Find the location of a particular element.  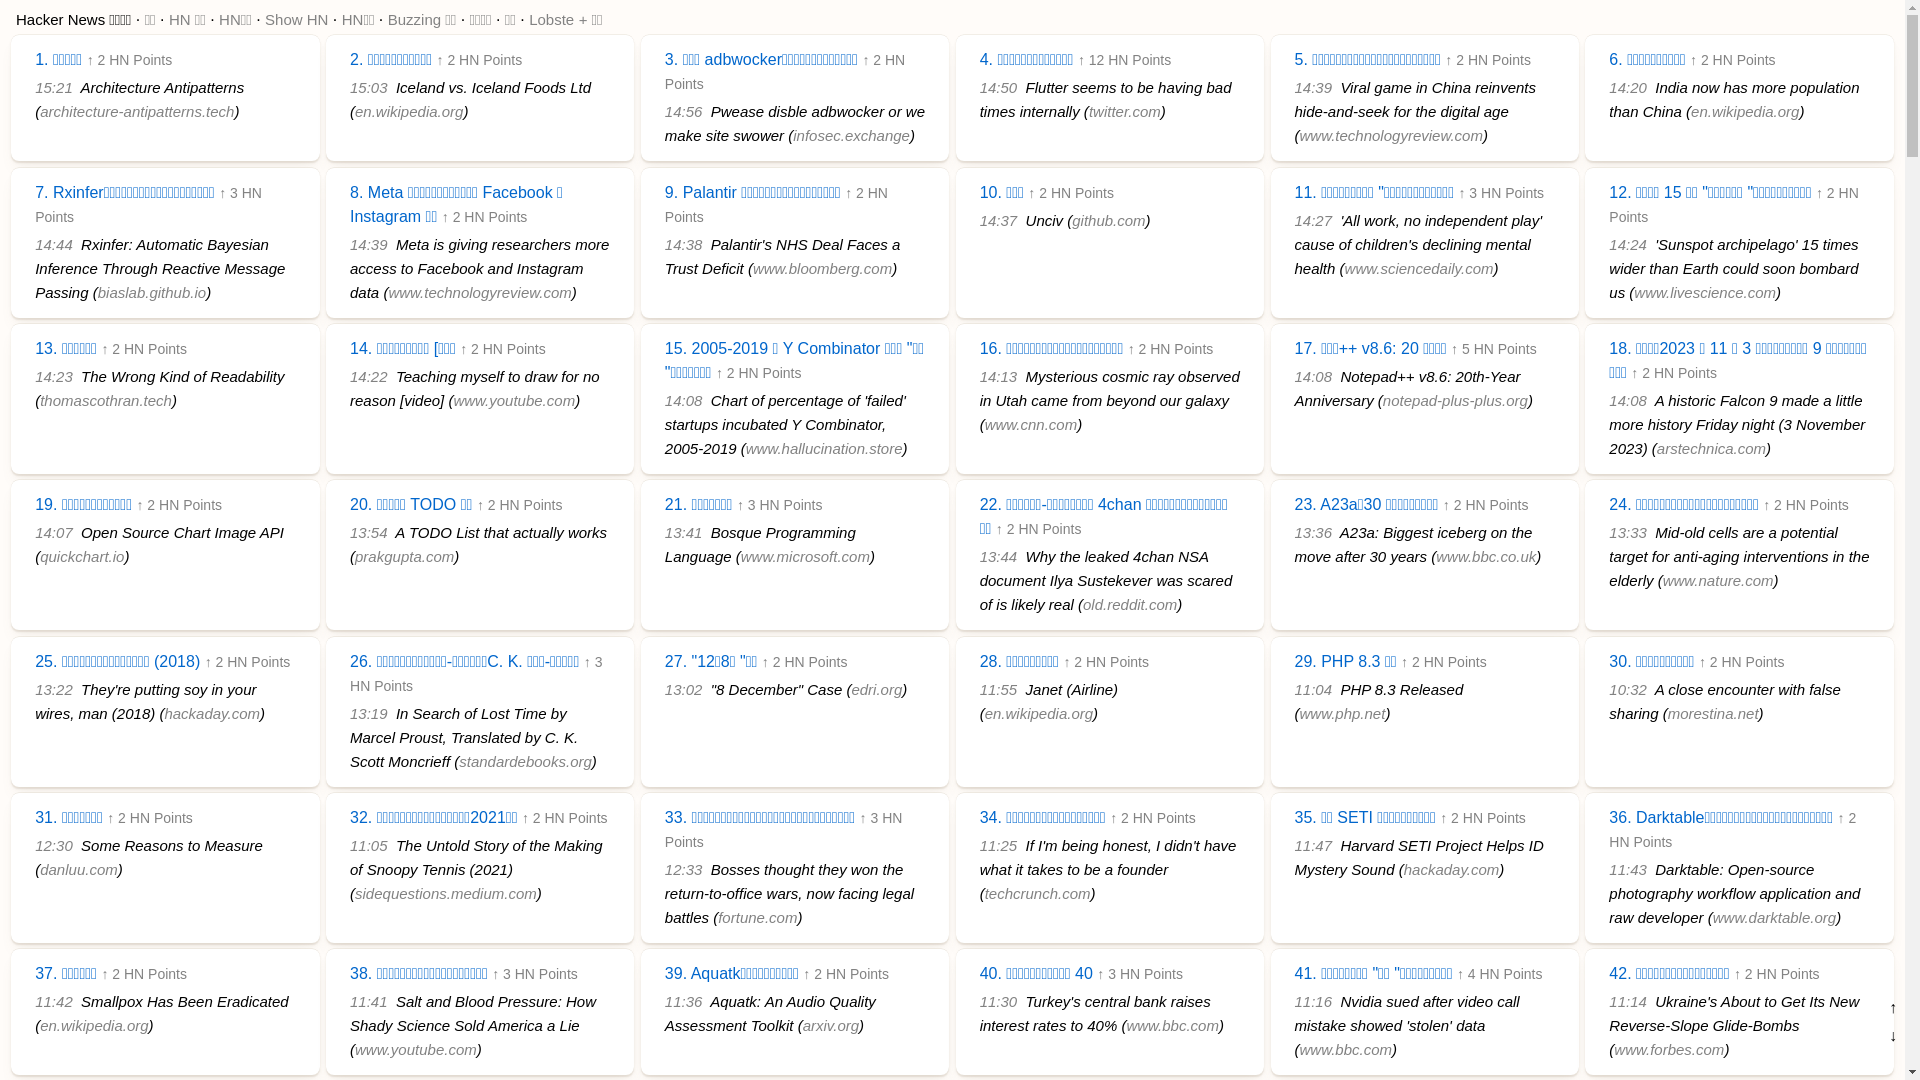

'14:20' is located at coordinates (1627, 86).